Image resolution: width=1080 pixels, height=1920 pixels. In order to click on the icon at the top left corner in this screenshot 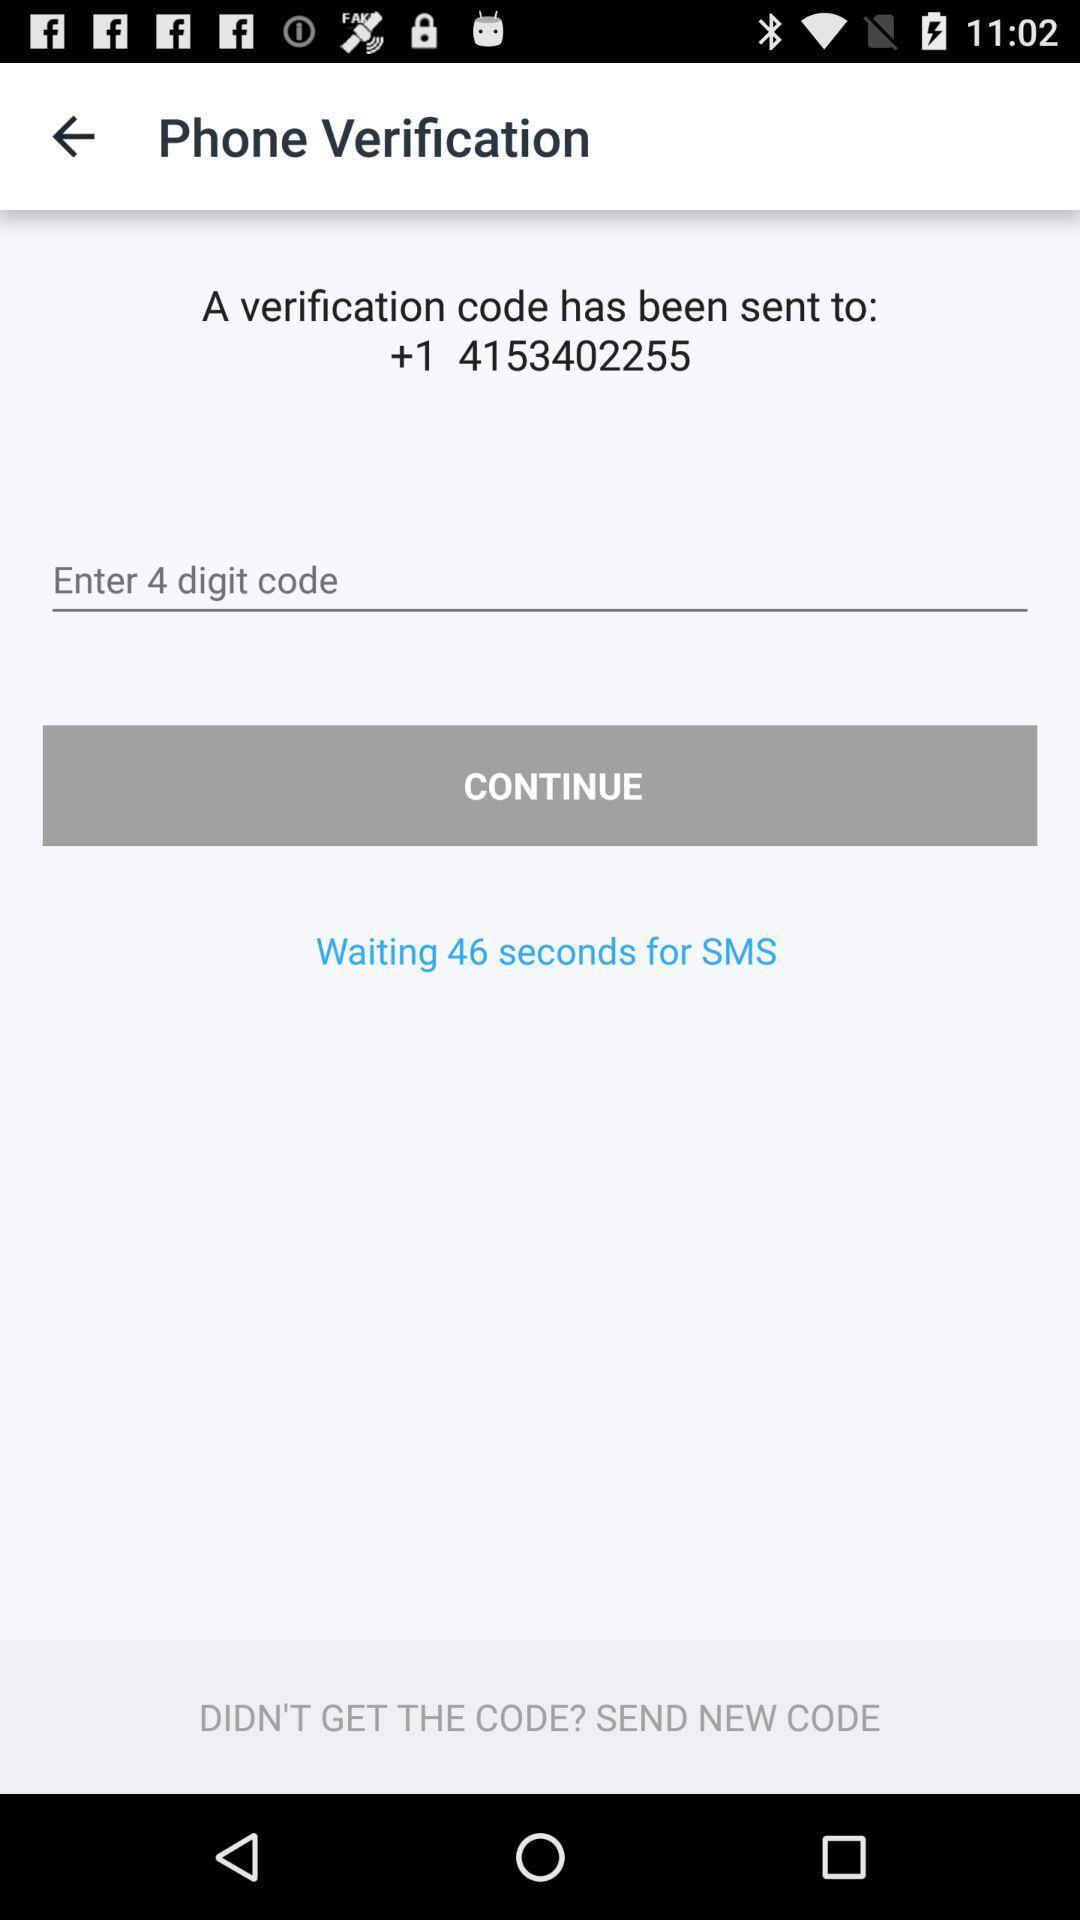, I will do `click(72, 135)`.